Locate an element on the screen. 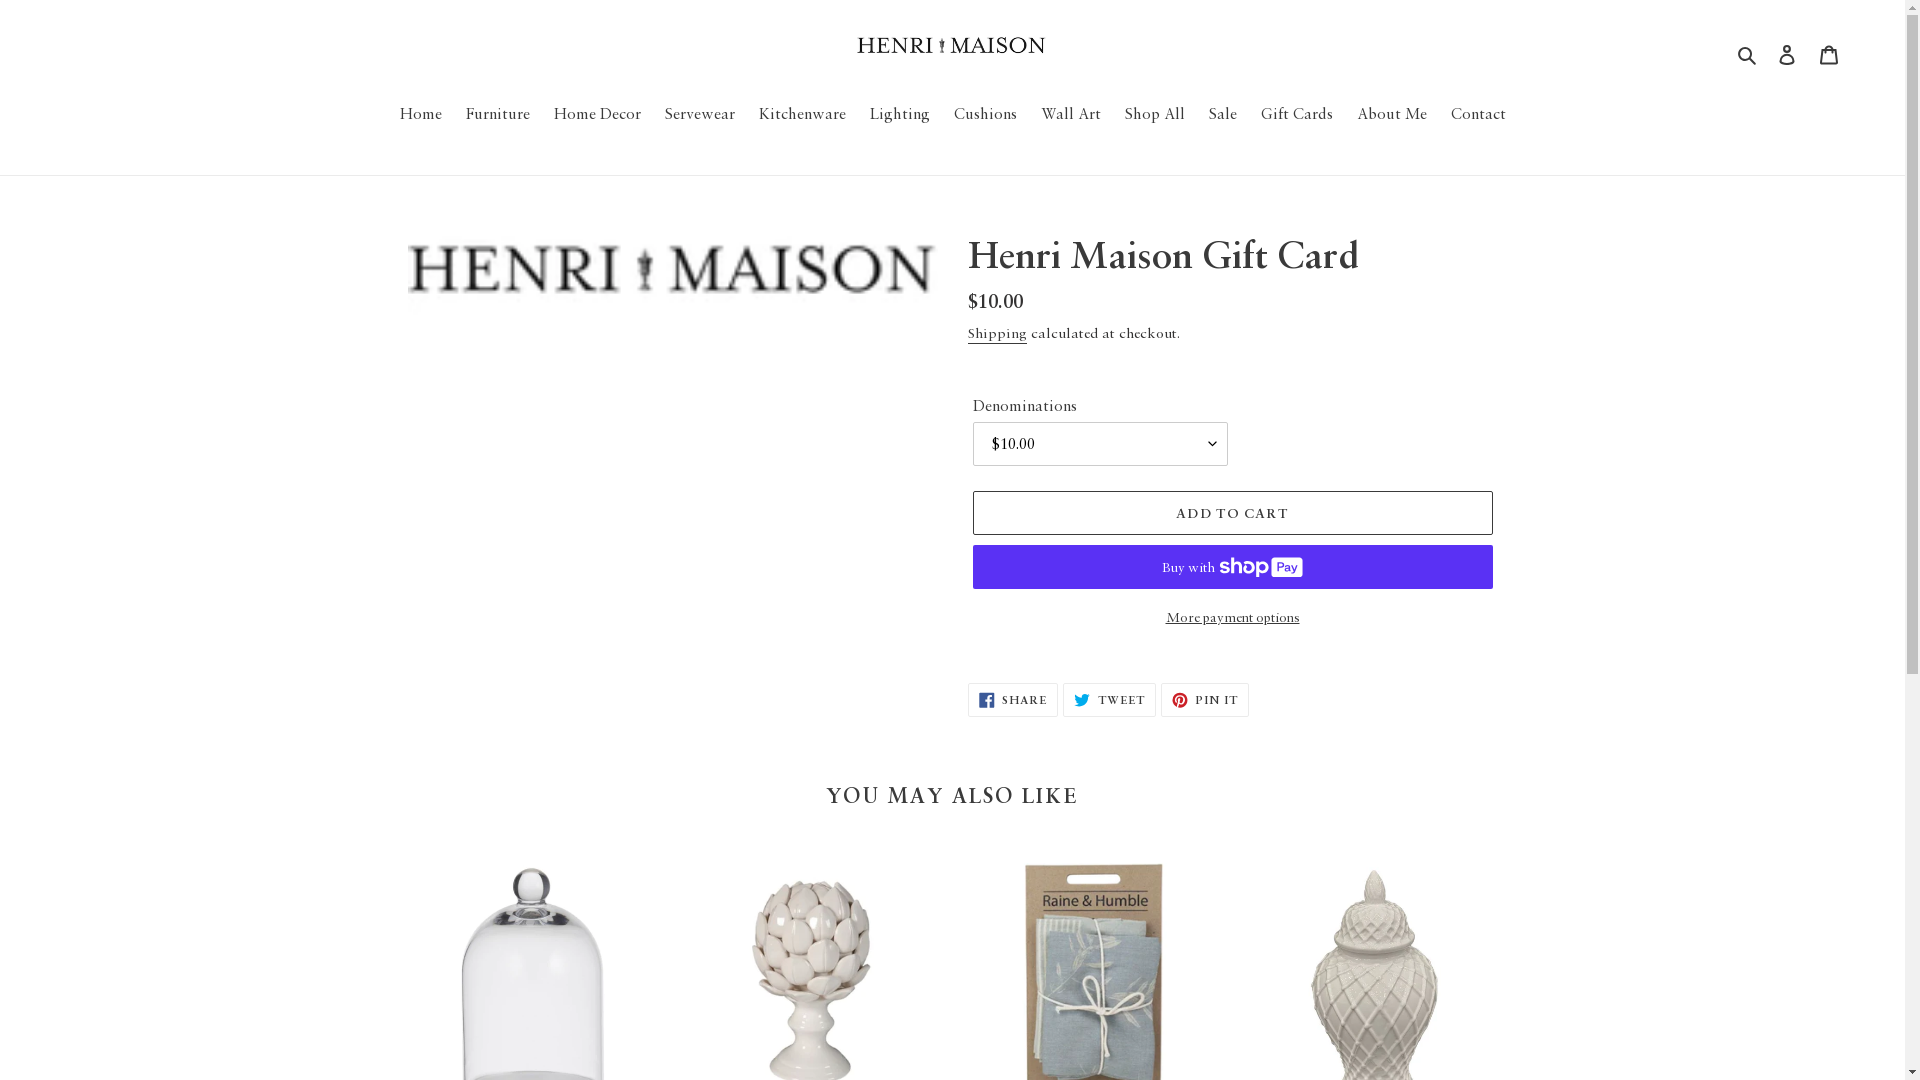 The height and width of the screenshot is (1080, 1920). 'Servewear' is located at coordinates (653, 114).